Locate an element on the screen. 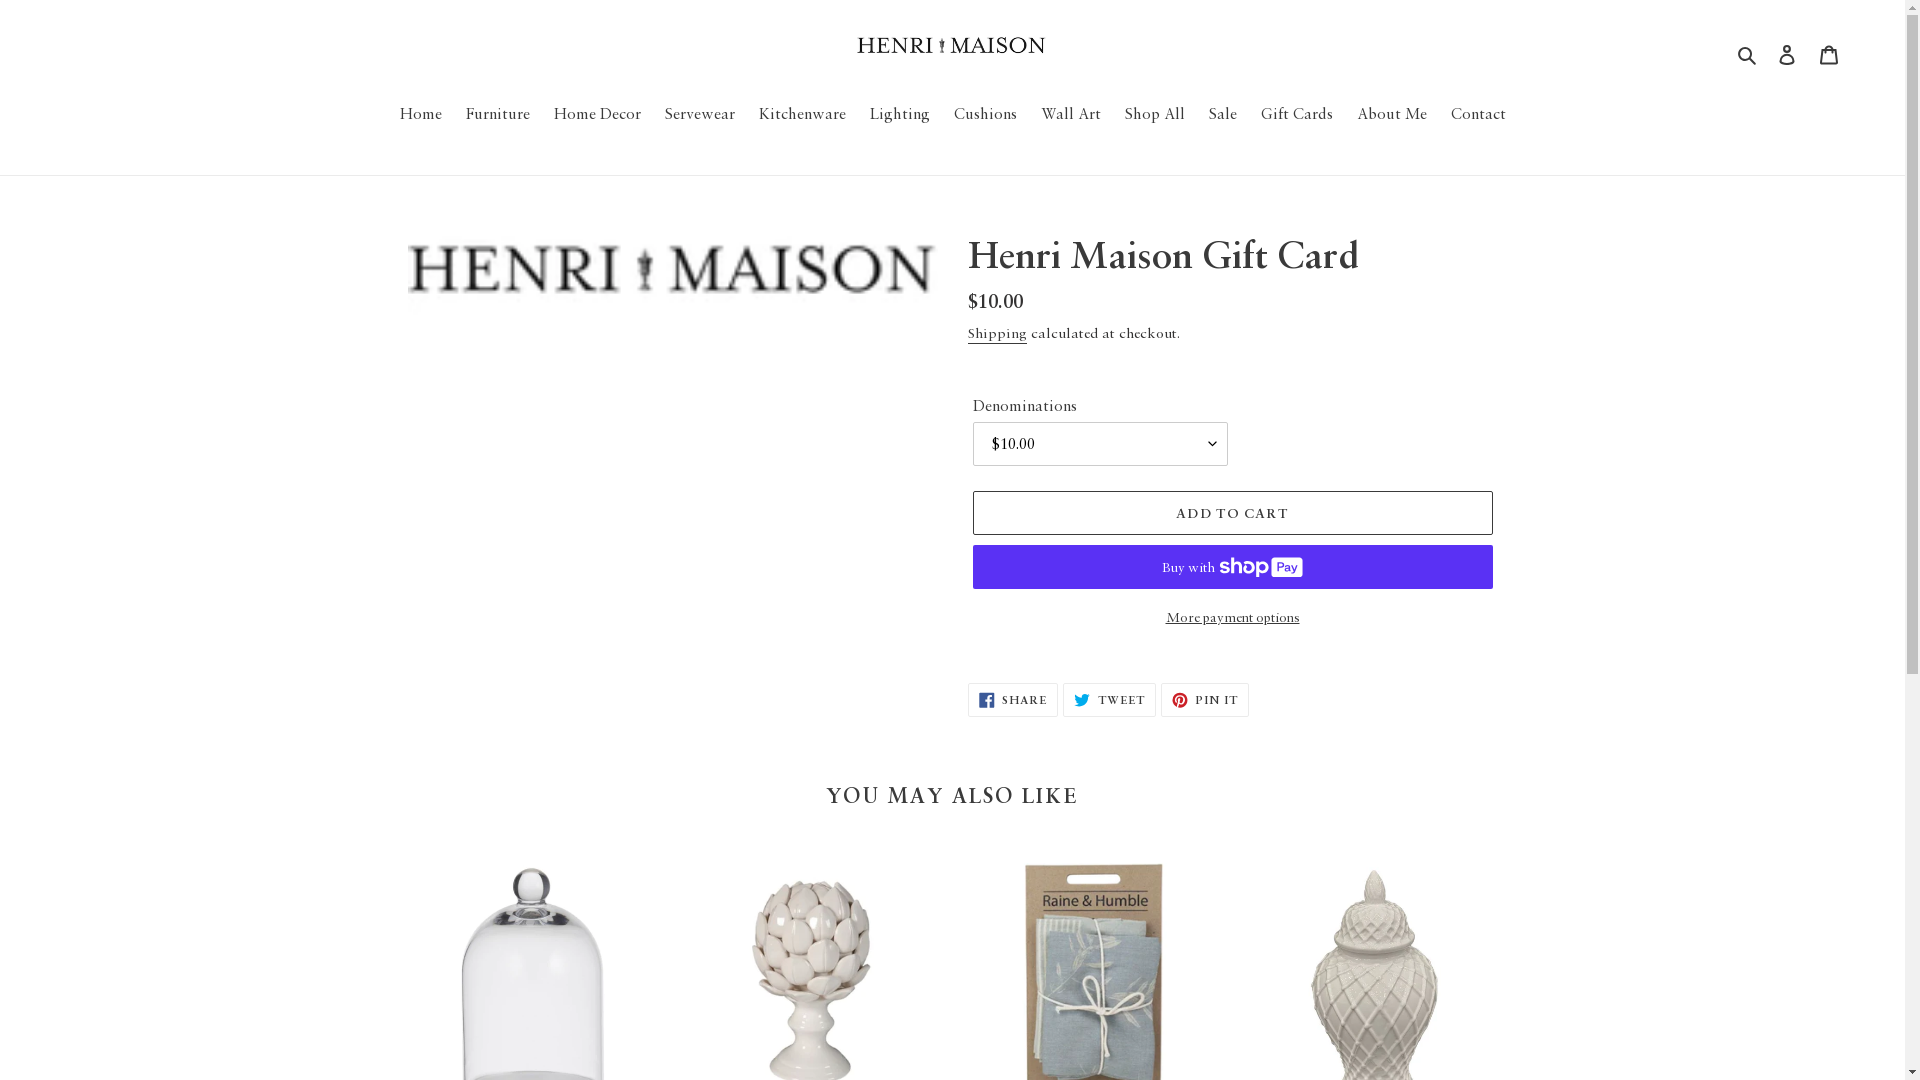 The height and width of the screenshot is (1080, 1920). 'Servewear' is located at coordinates (653, 114).